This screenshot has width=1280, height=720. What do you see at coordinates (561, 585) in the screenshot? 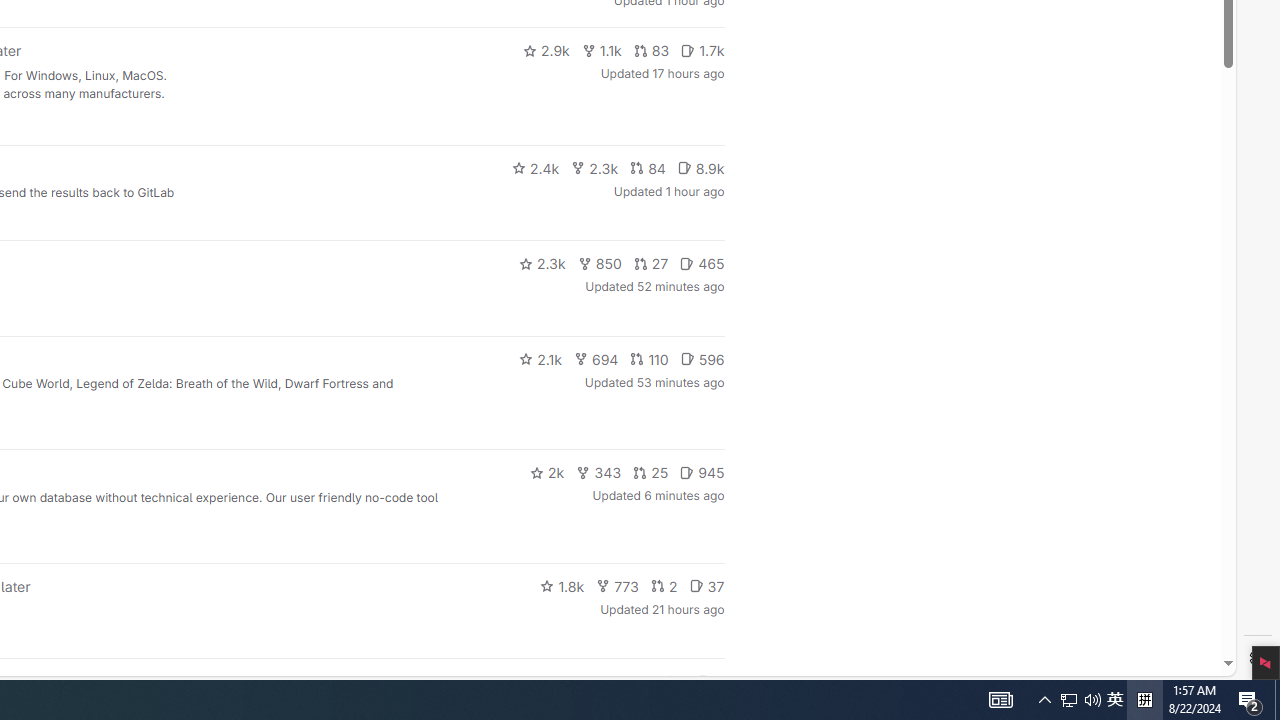
I see `'1.8k'` at bounding box center [561, 585].